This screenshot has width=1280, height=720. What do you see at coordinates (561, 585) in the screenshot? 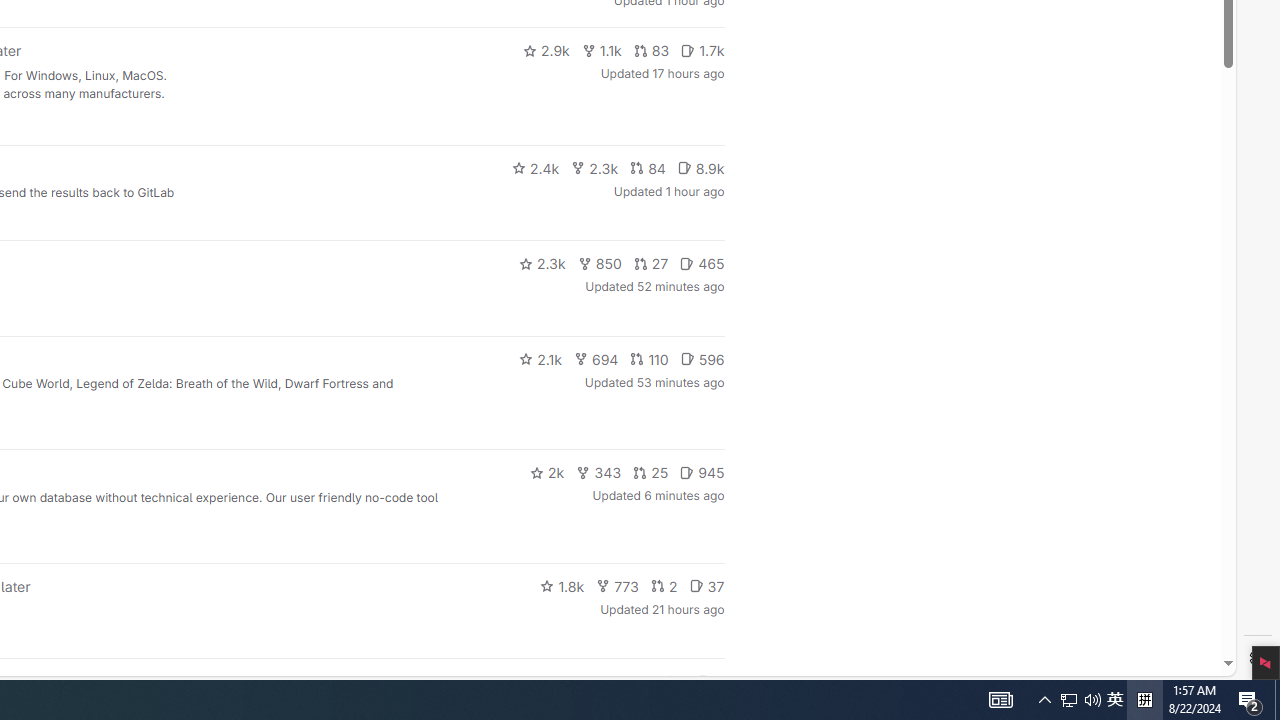
I see `'1.8k'` at bounding box center [561, 585].